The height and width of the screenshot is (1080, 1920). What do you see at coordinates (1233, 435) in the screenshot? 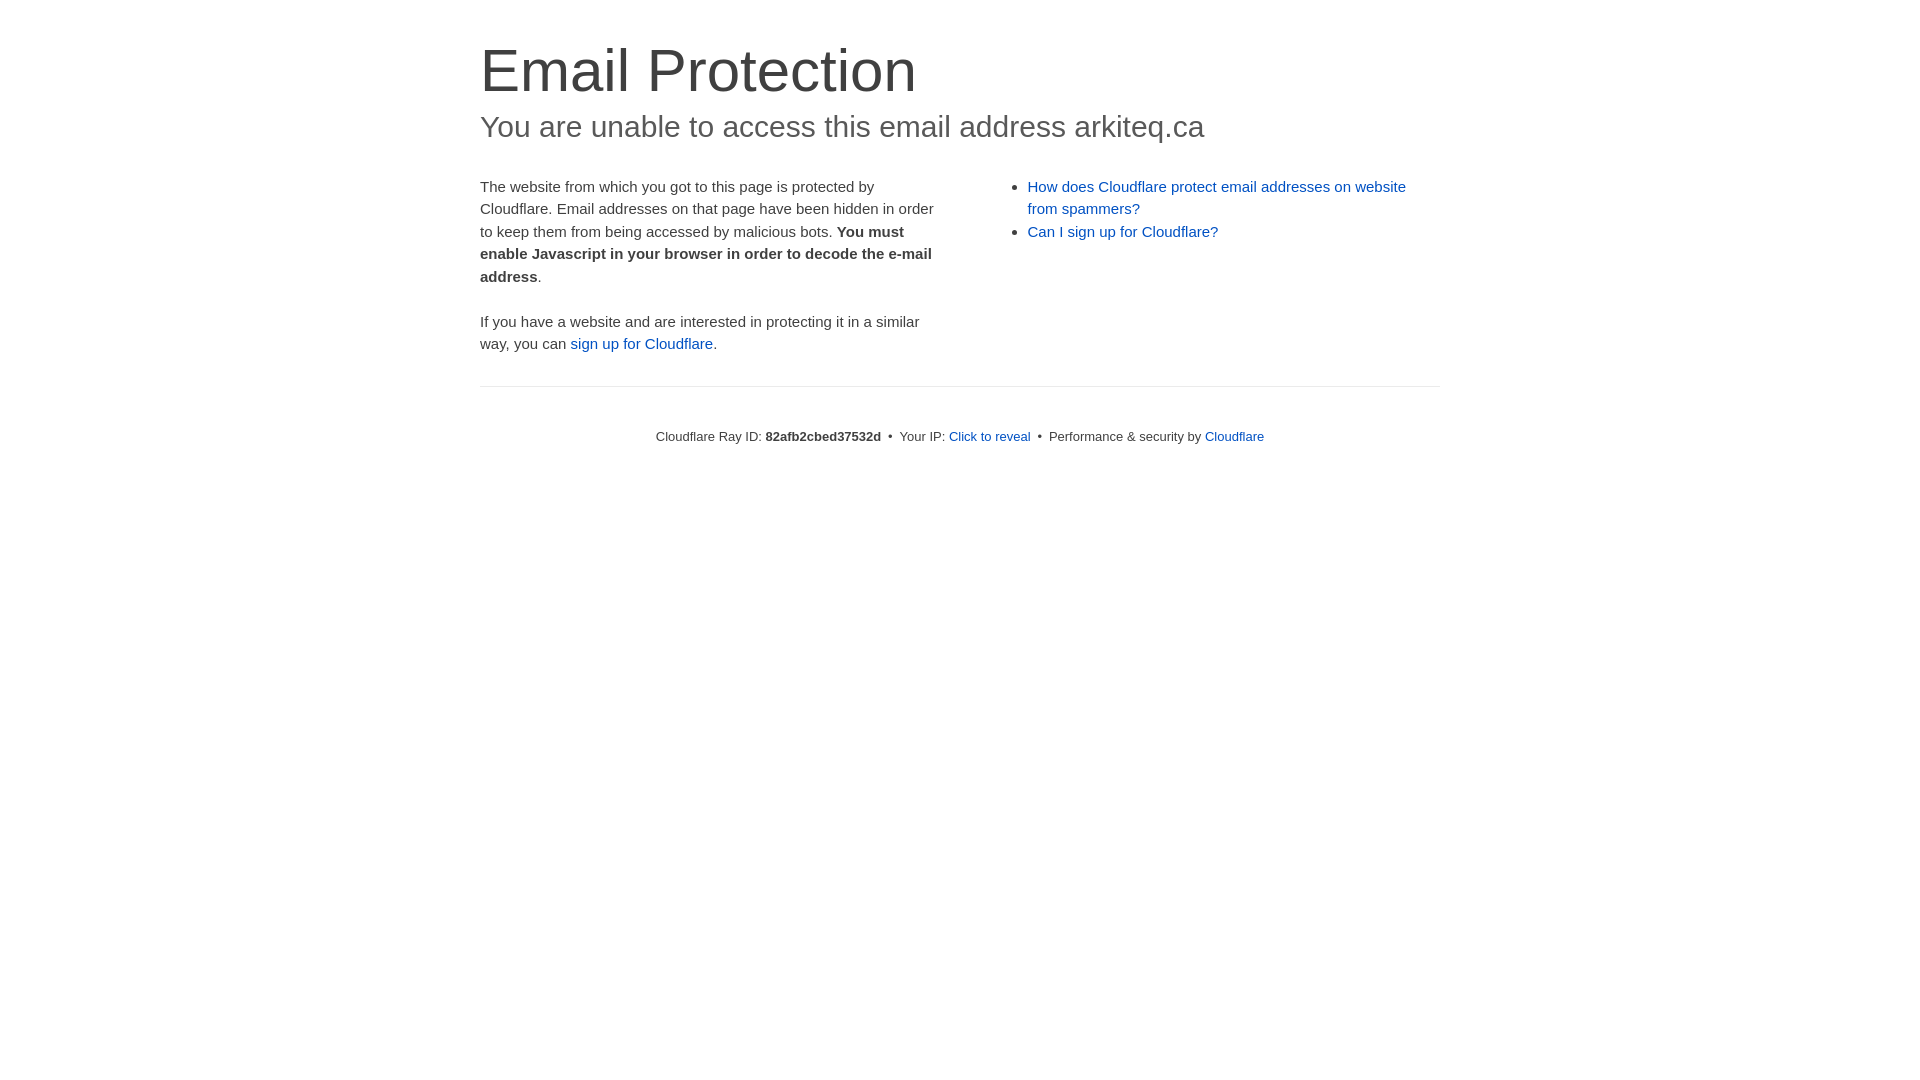
I see `'Cloudflare'` at bounding box center [1233, 435].